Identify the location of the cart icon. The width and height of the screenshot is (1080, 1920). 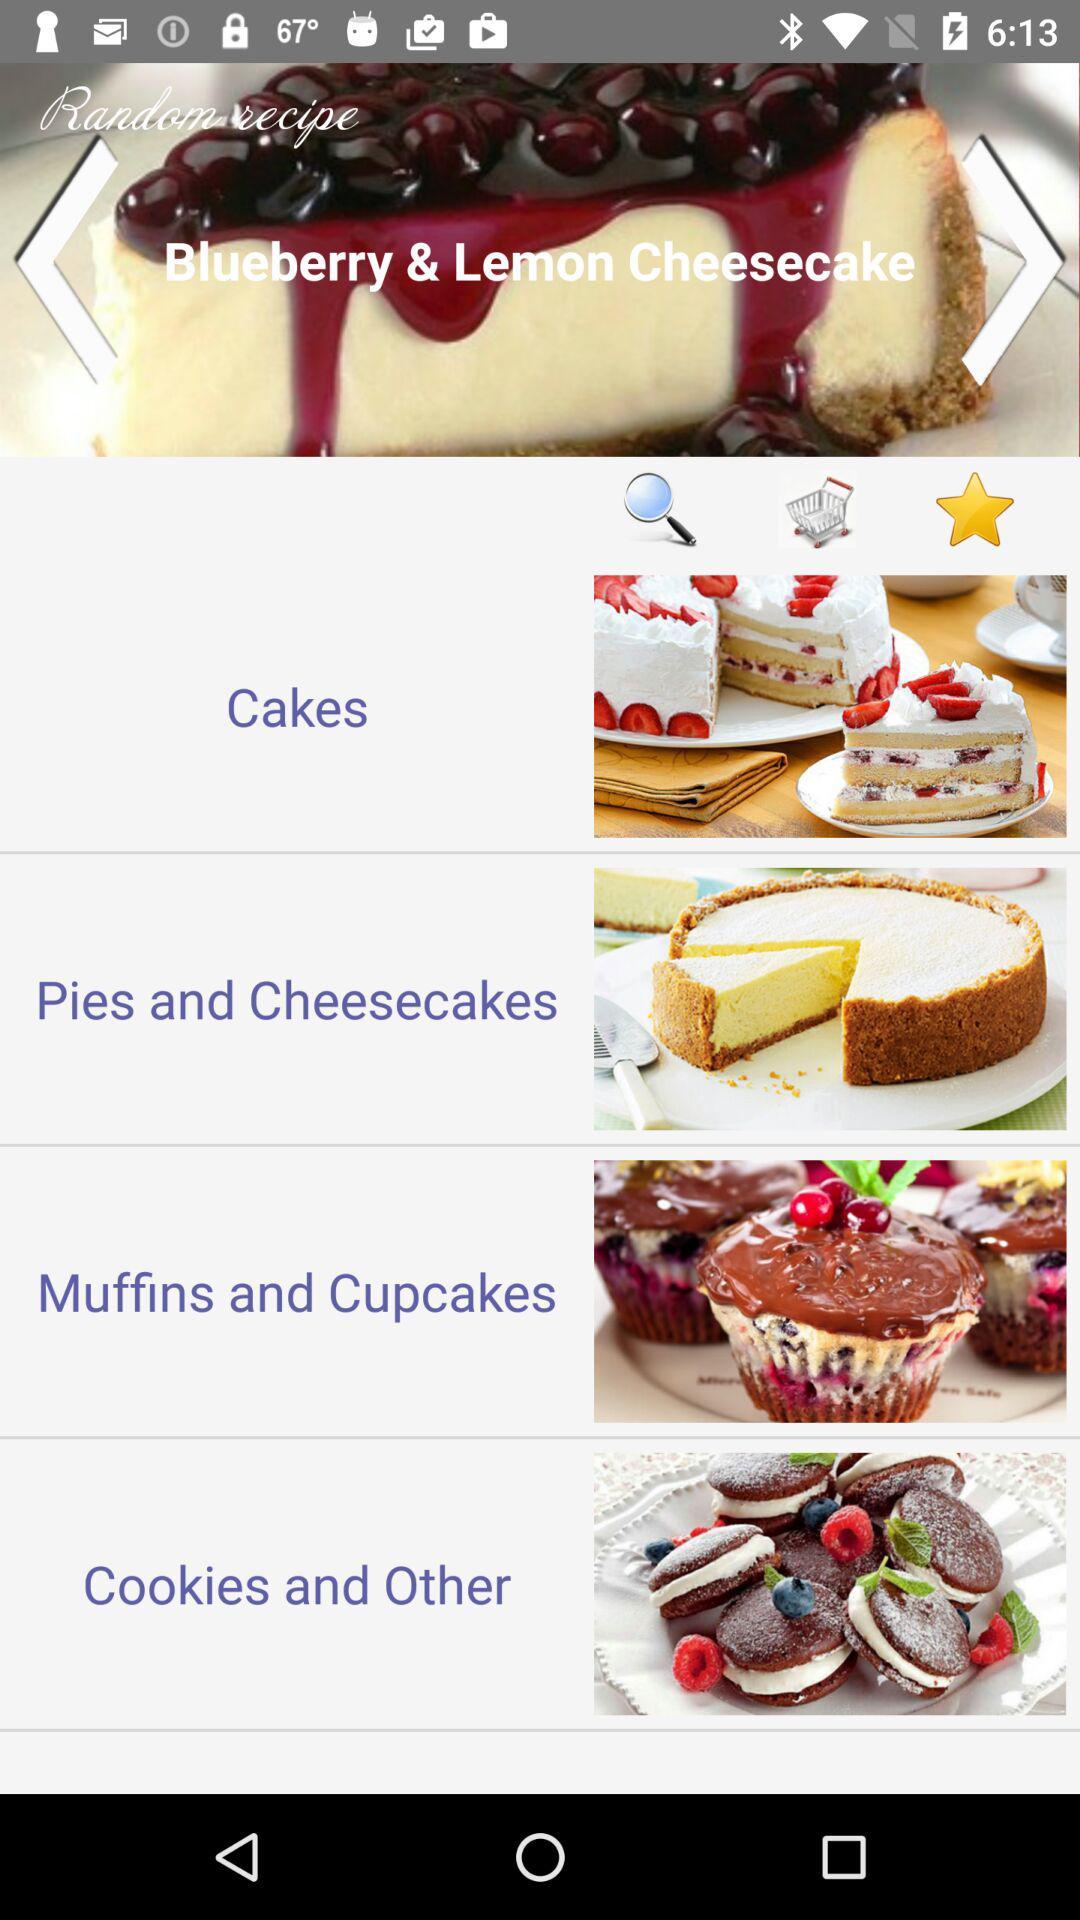
(817, 509).